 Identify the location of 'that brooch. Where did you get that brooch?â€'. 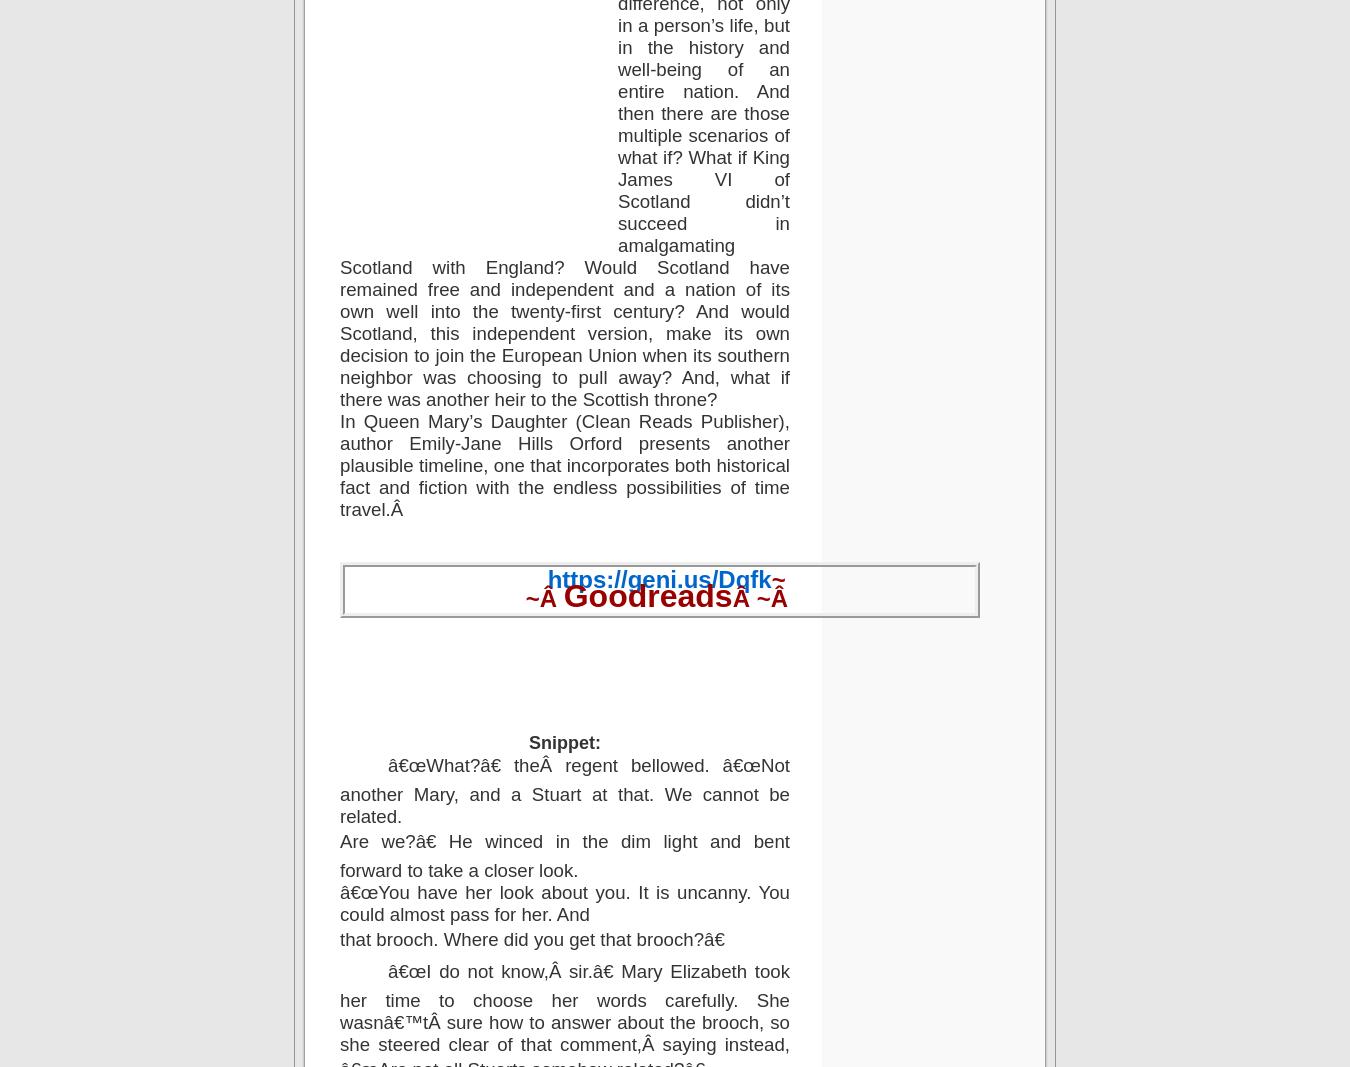
(340, 938).